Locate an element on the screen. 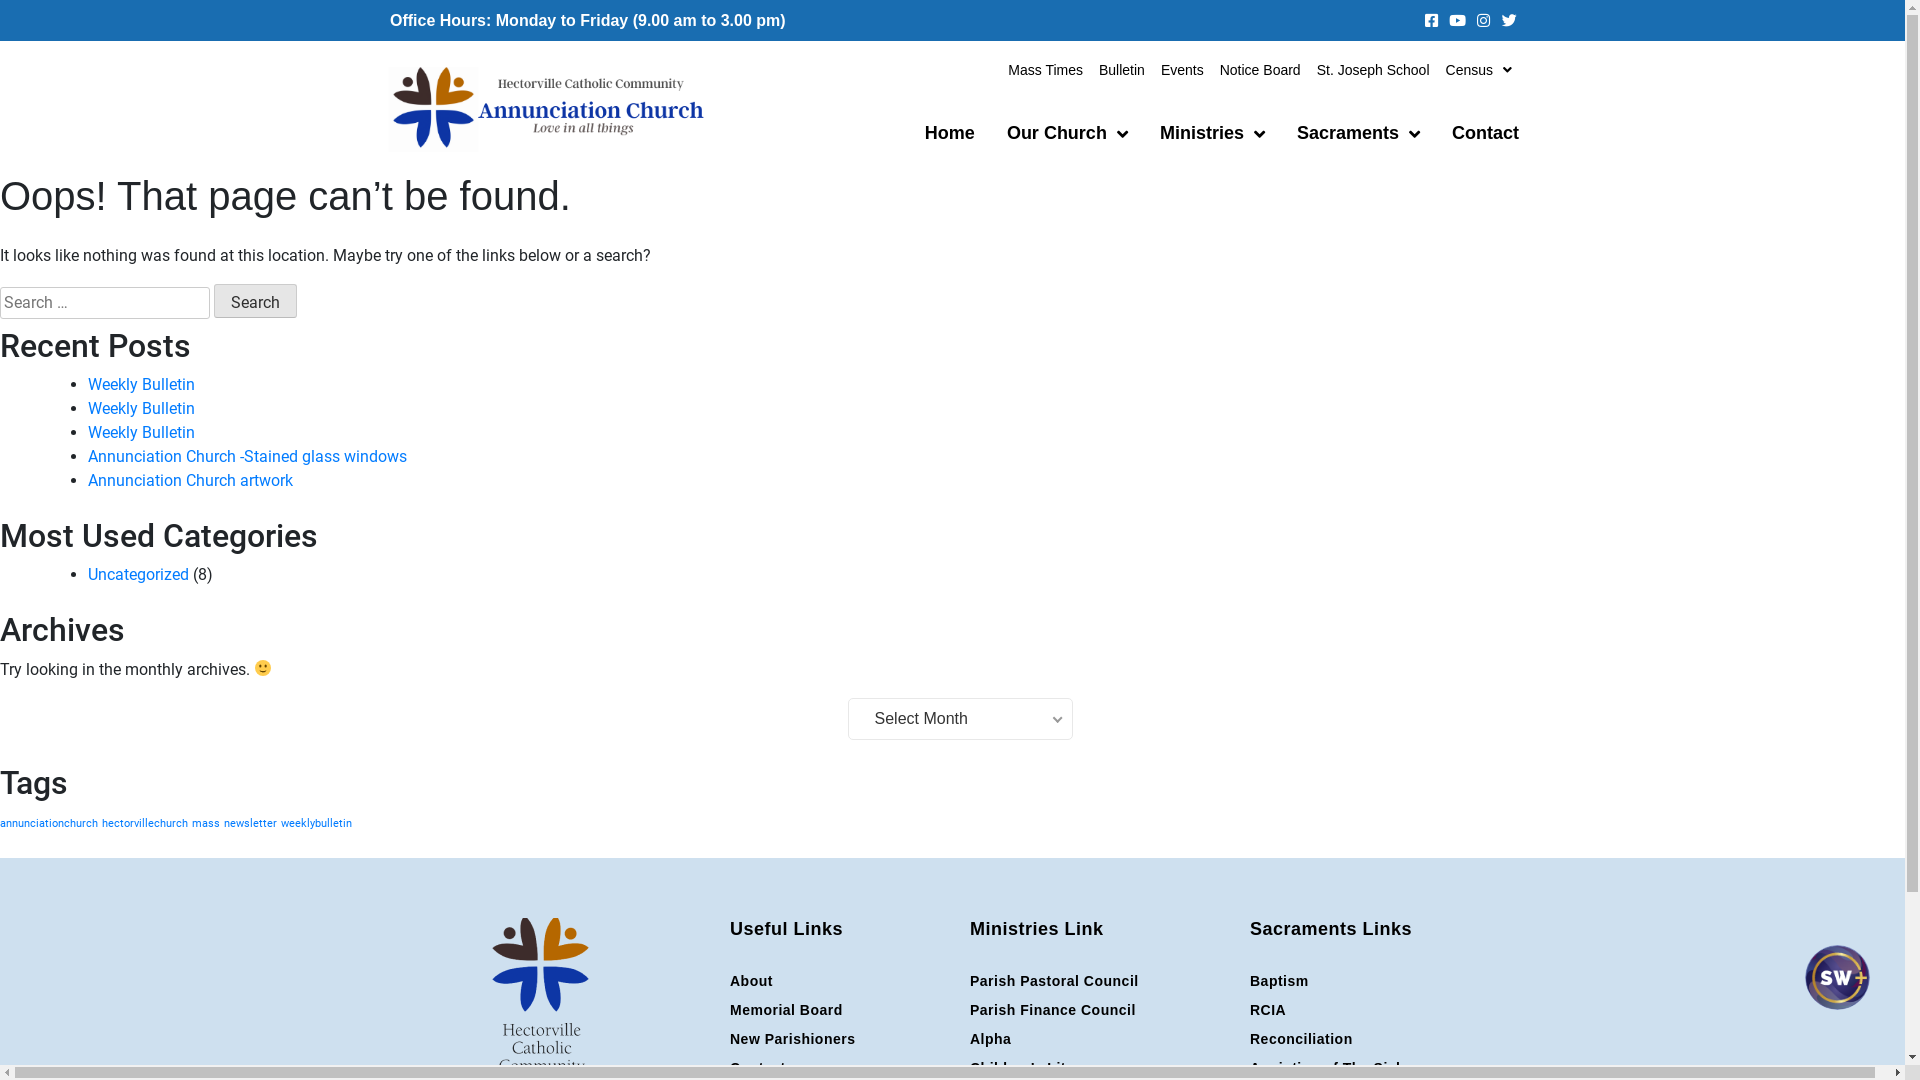 The height and width of the screenshot is (1080, 1920). 'Weekly Bulletin' is located at coordinates (140, 407).